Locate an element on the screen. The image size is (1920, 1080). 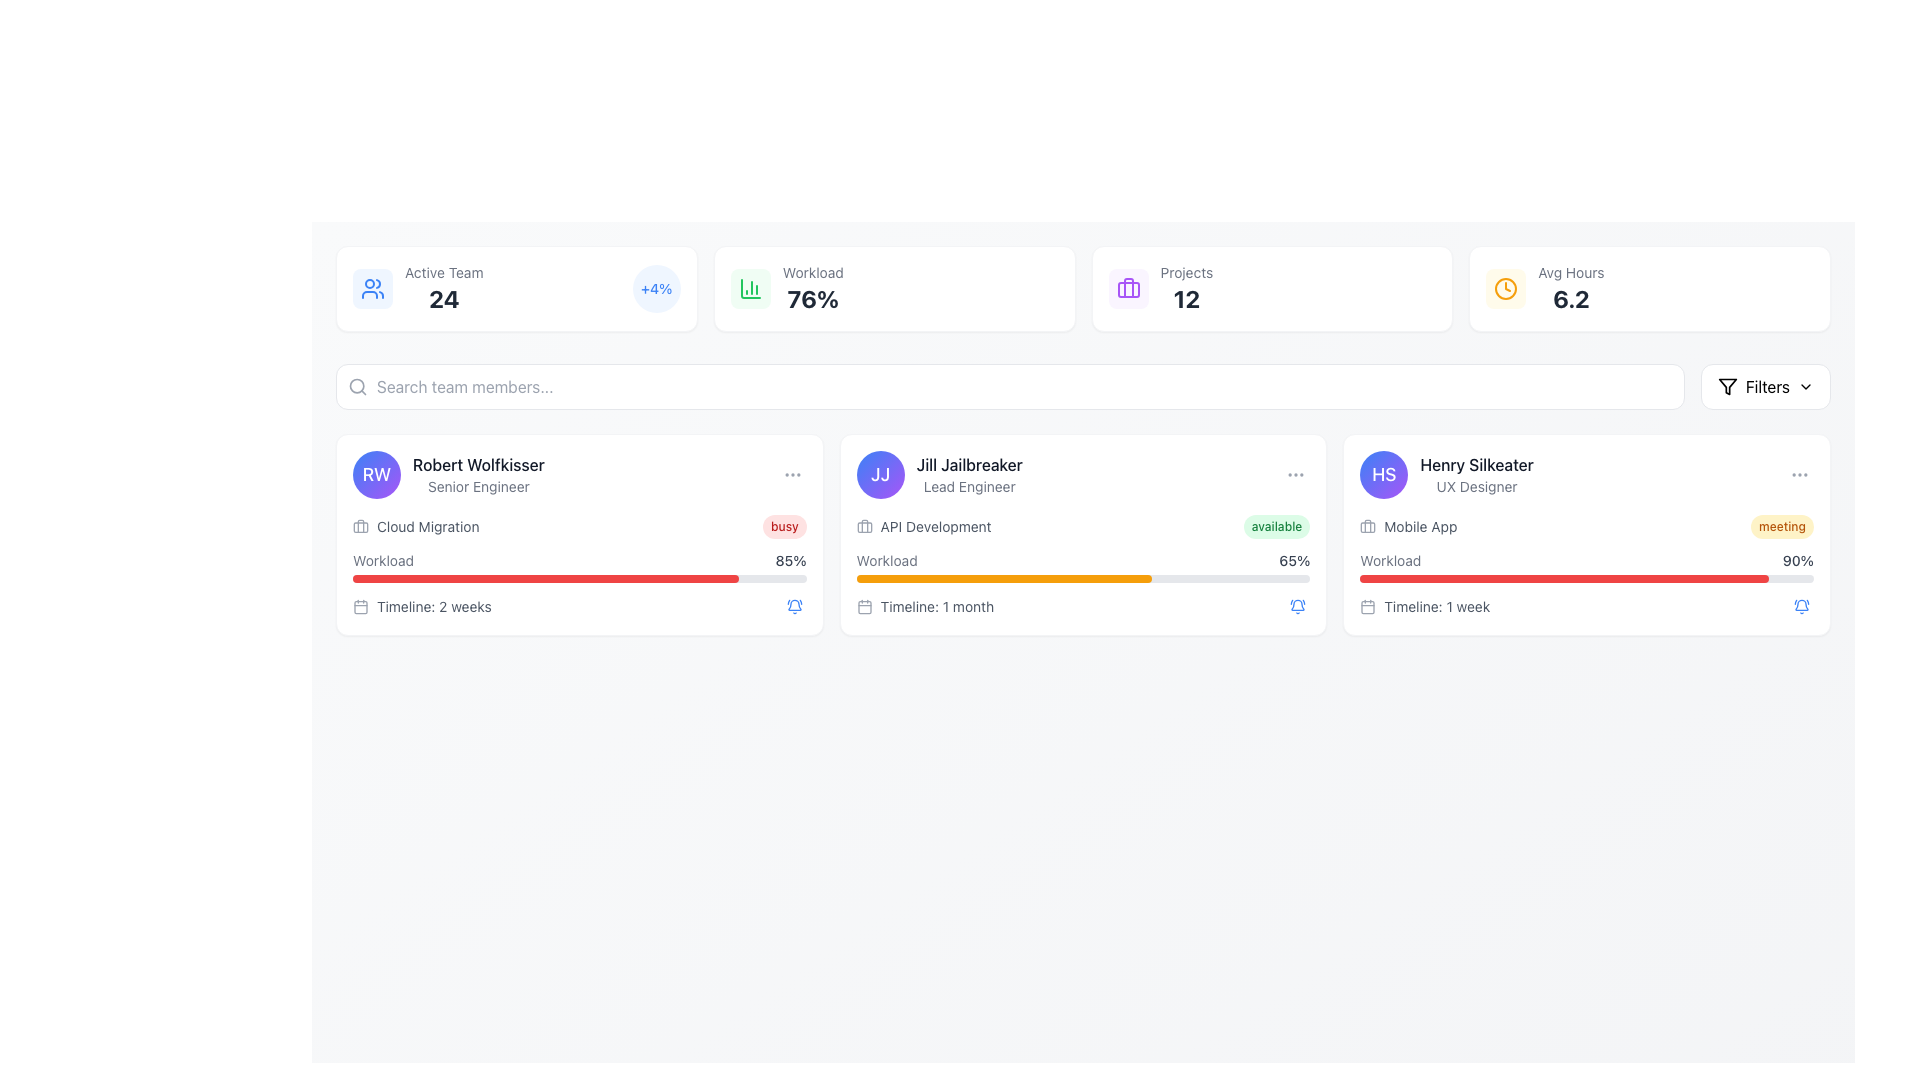
the filled section of the progress bar indicating 65% workload within the 'Workload' section of the card labeled 'Jill Jailbreaker' is located at coordinates (1004, 578).